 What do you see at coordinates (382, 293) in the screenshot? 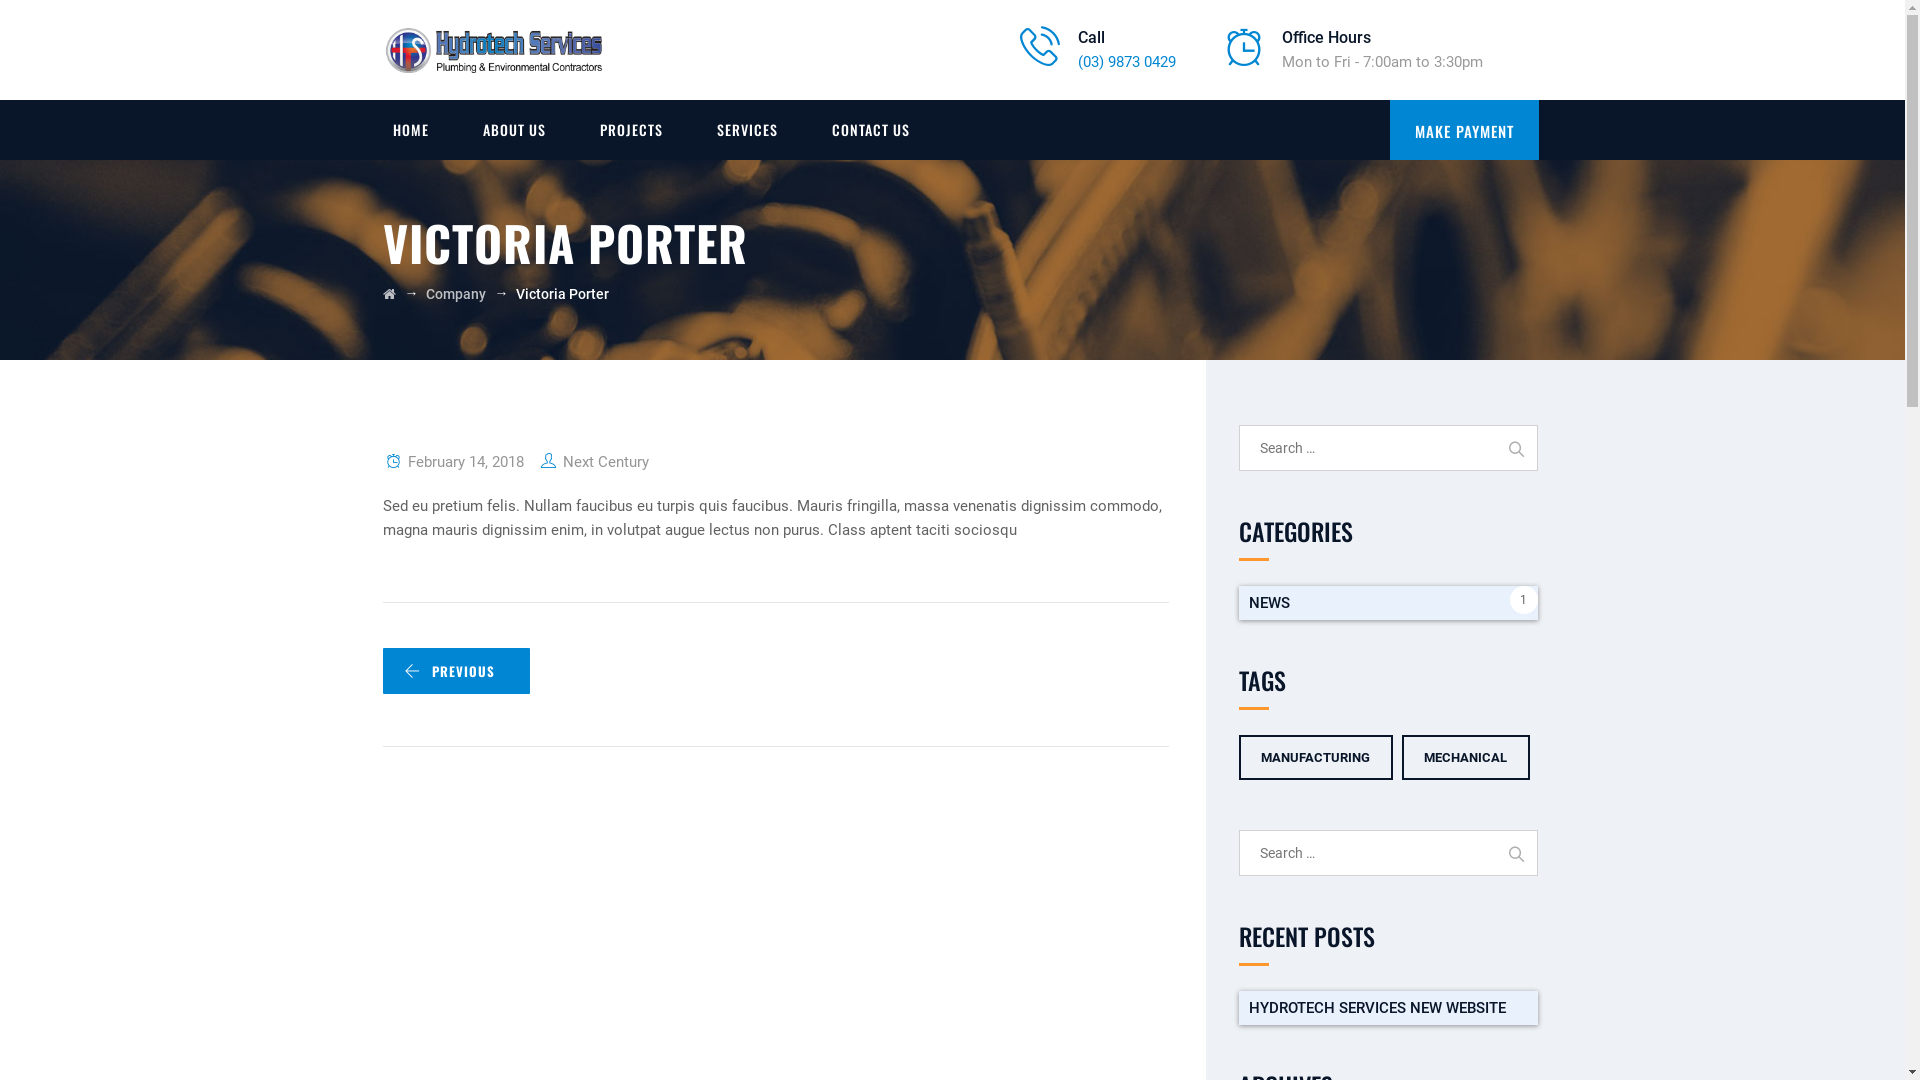
I see `'Go to Hydrotech Services.'` at bounding box center [382, 293].